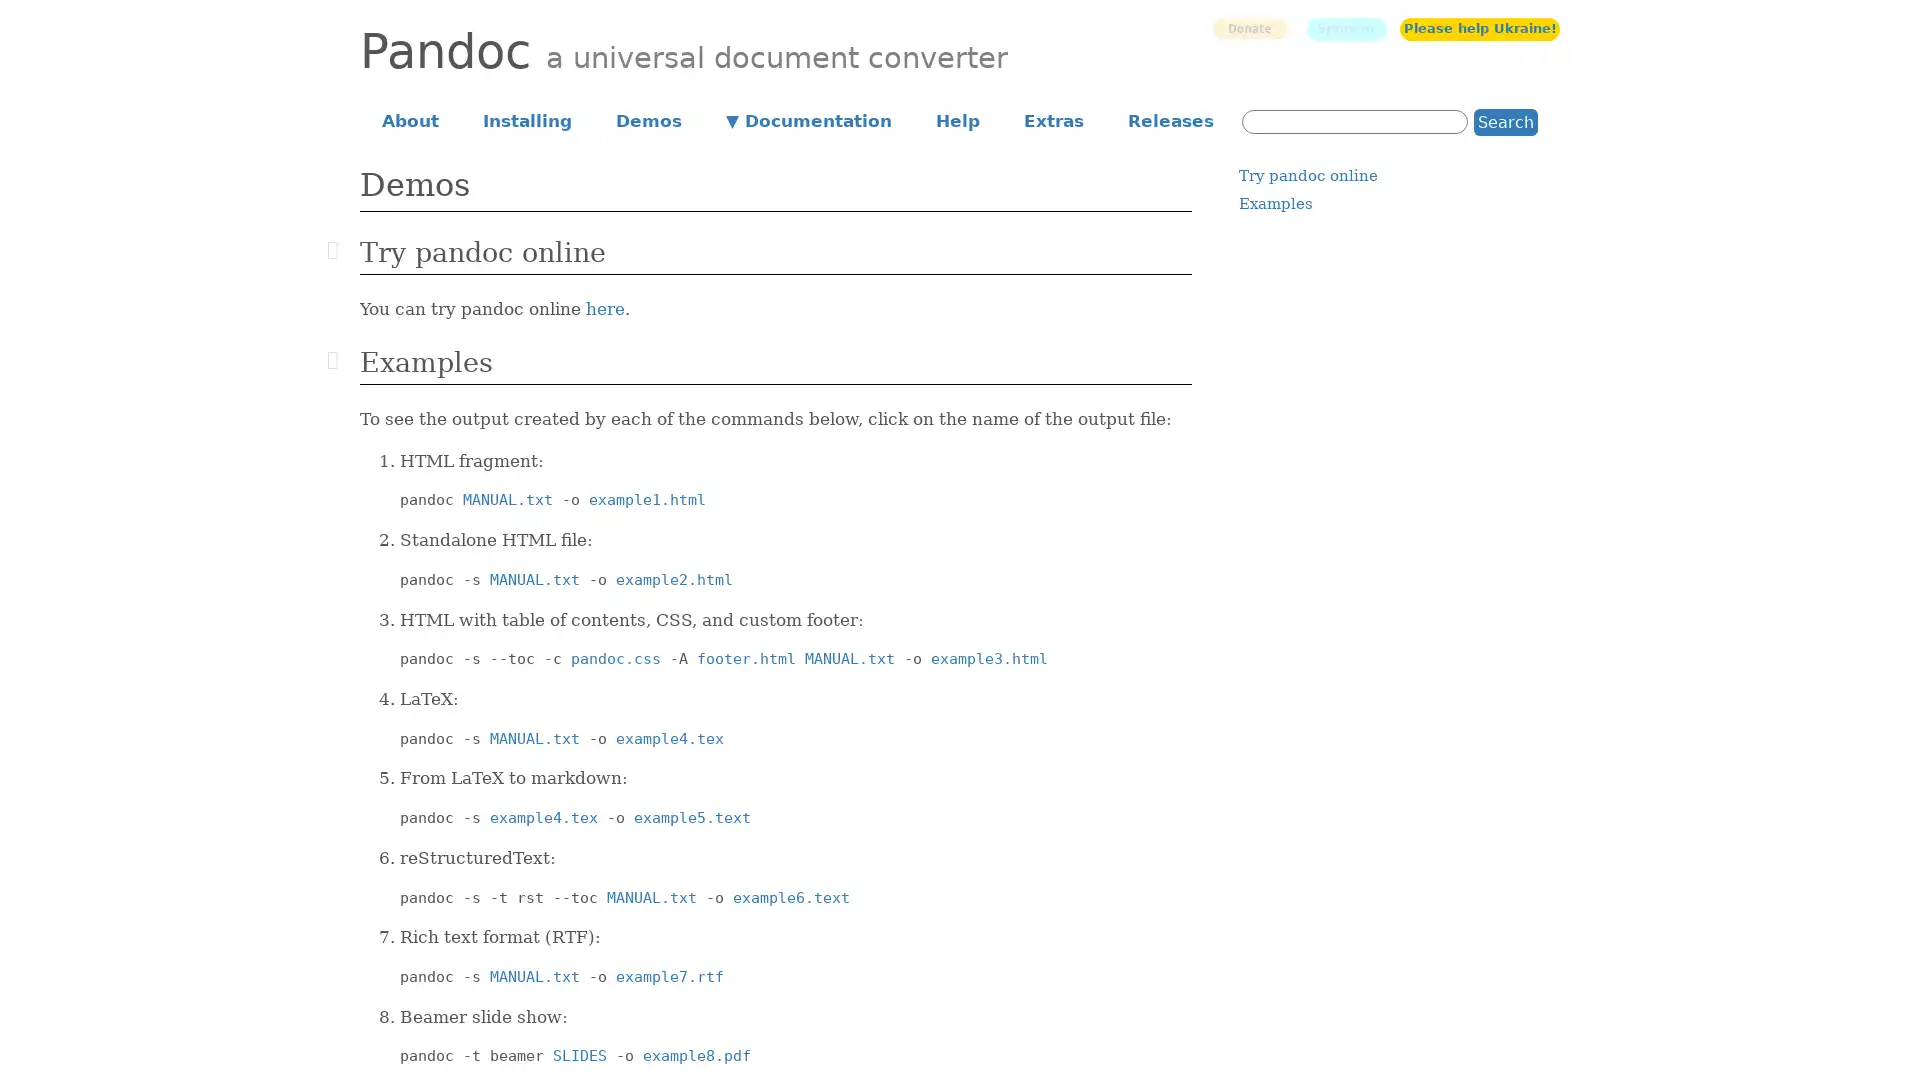  What do you see at coordinates (809, 119) in the screenshot?
I see `Documentation` at bounding box center [809, 119].